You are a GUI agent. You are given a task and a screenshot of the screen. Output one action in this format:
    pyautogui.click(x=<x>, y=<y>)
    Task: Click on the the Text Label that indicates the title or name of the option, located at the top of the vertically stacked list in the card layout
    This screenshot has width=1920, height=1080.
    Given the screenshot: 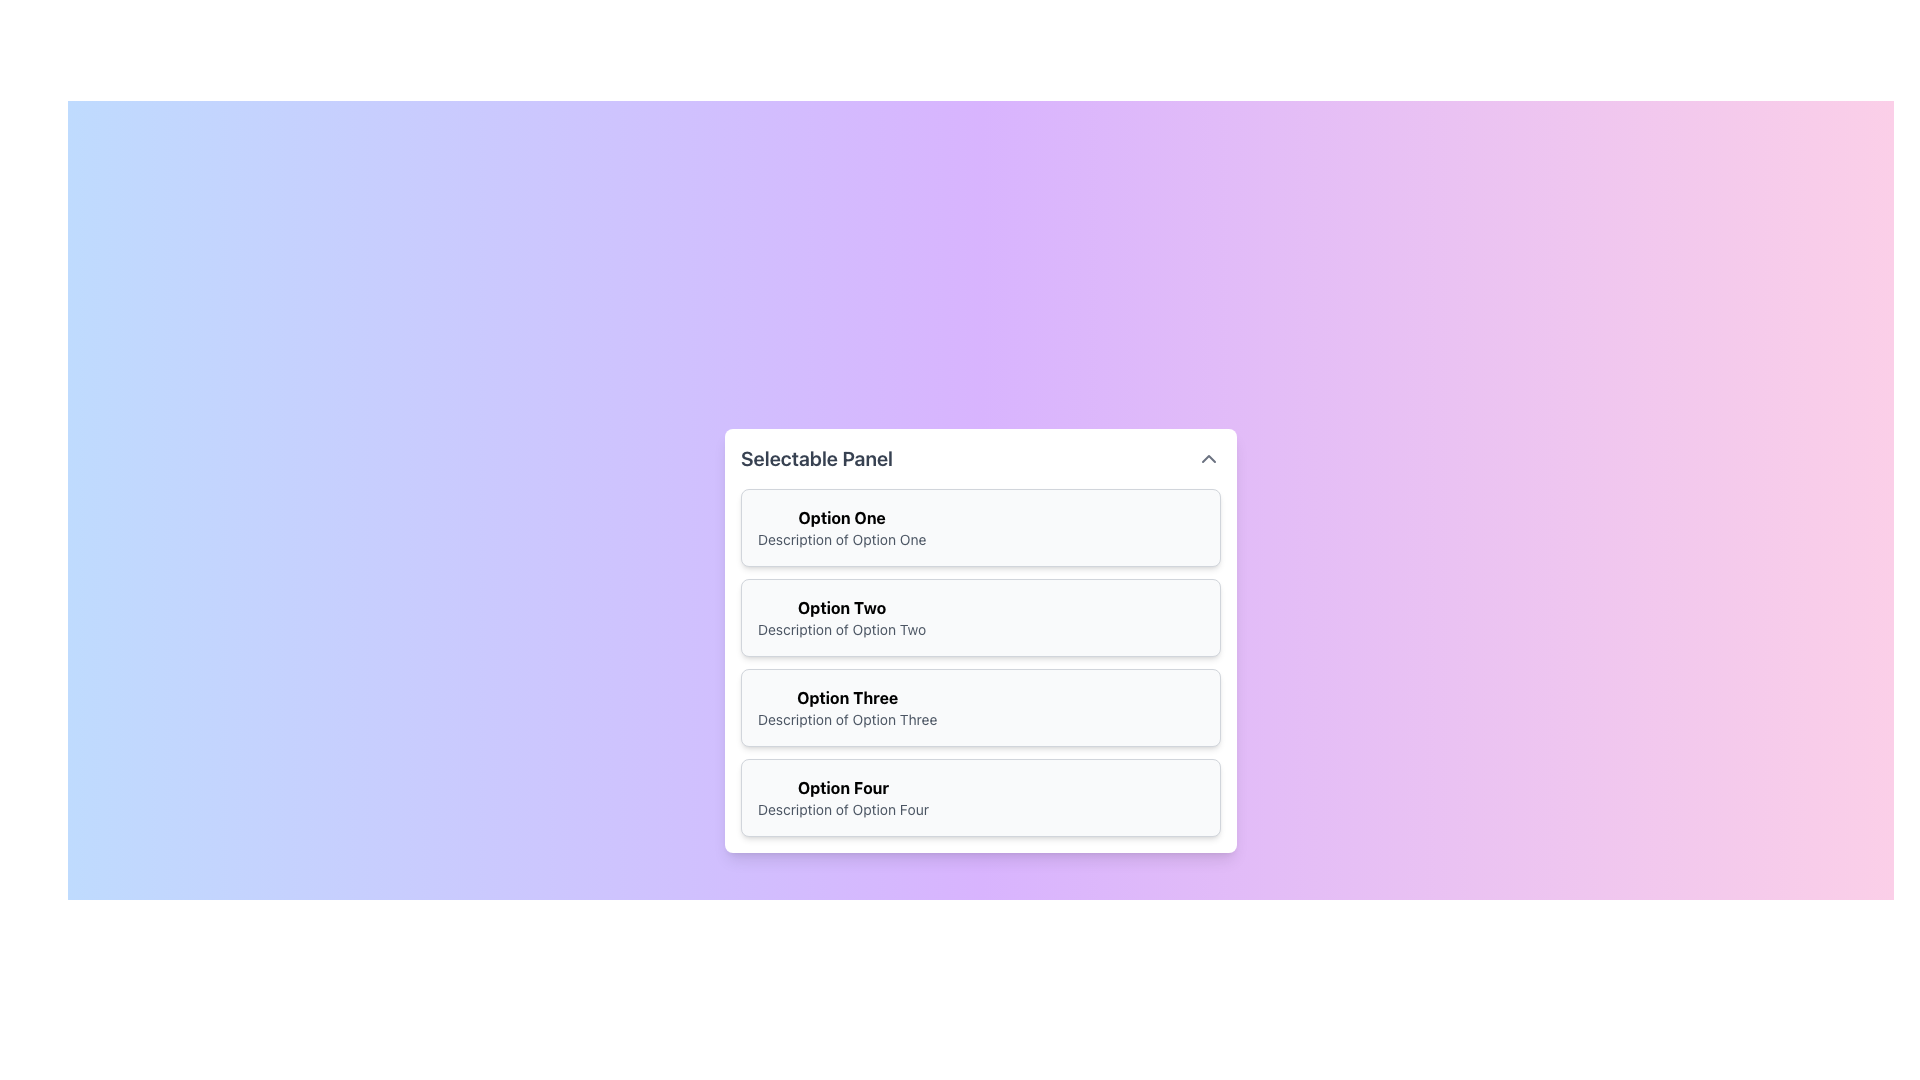 What is the action you would take?
    pyautogui.click(x=842, y=516)
    